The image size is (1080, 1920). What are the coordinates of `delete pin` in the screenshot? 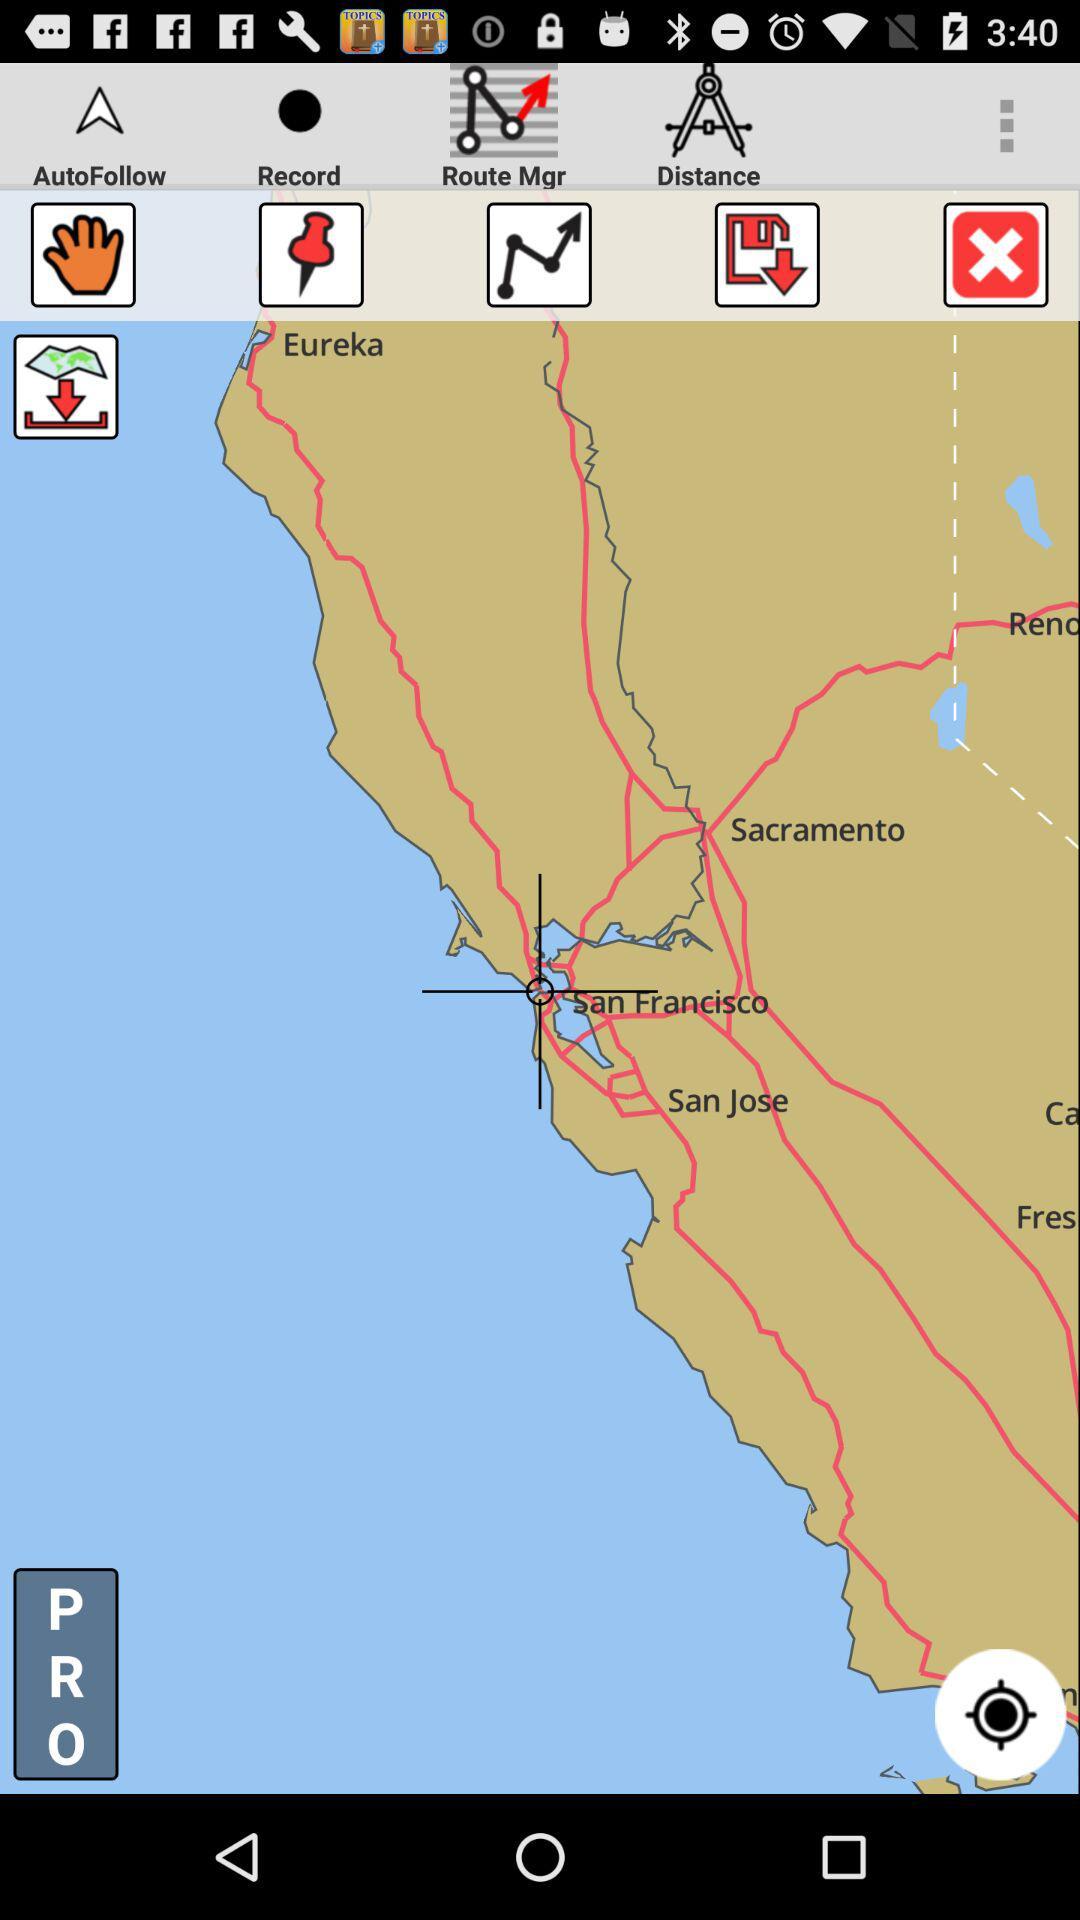 It's located at (995, 253).